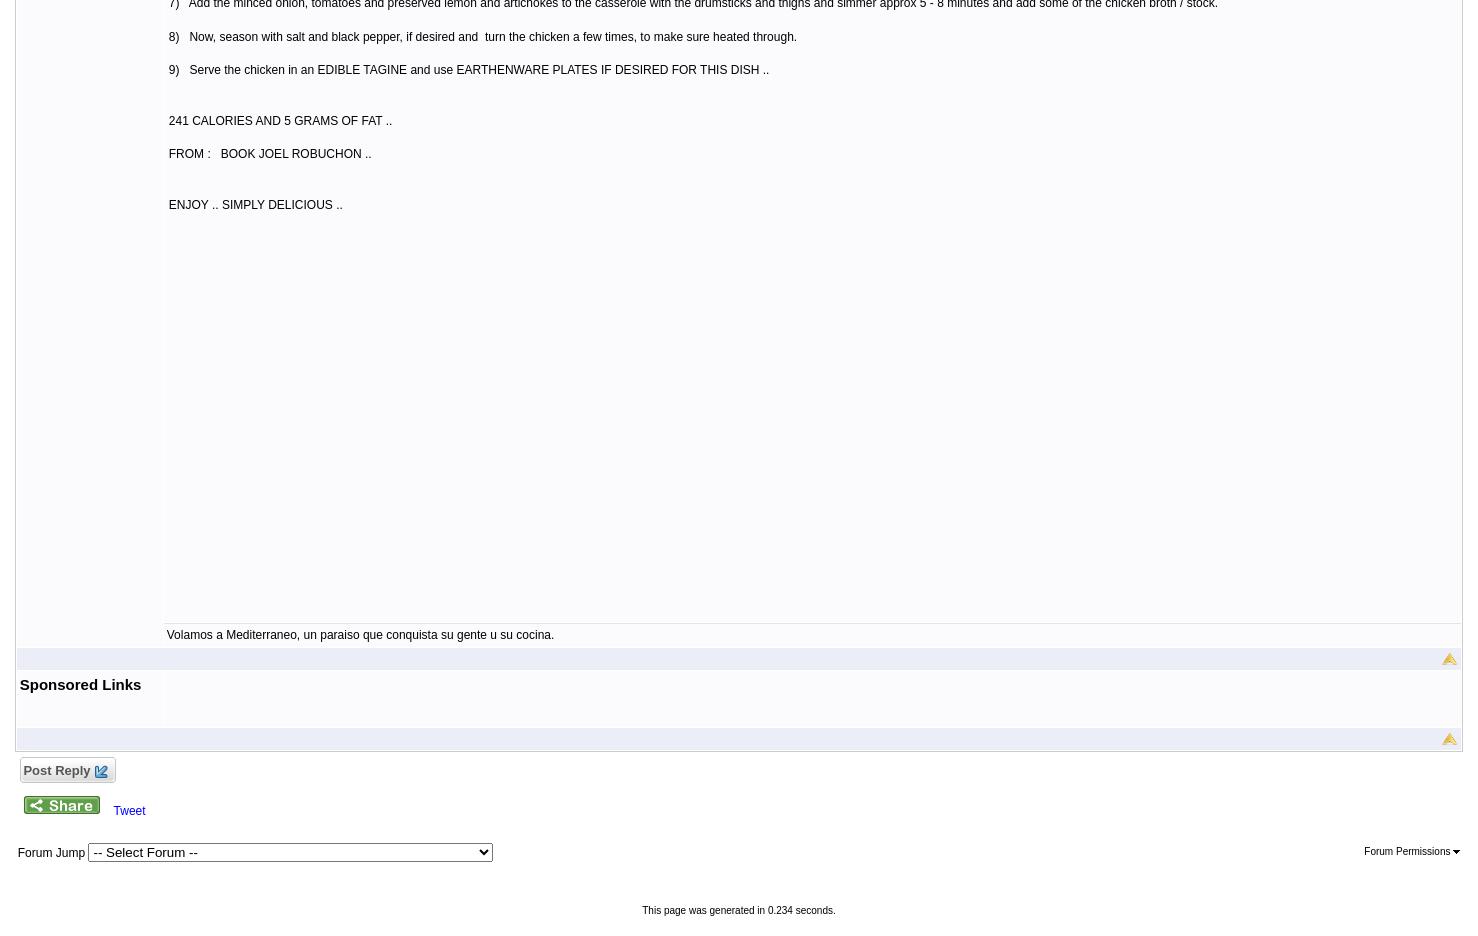 Image resolution: width=1478 pixels, height=936 pixels. What do you see at coordinates (79, 683) in the screenshot?
I see `'Sponsored Links'` at bounding box center [79, 683].